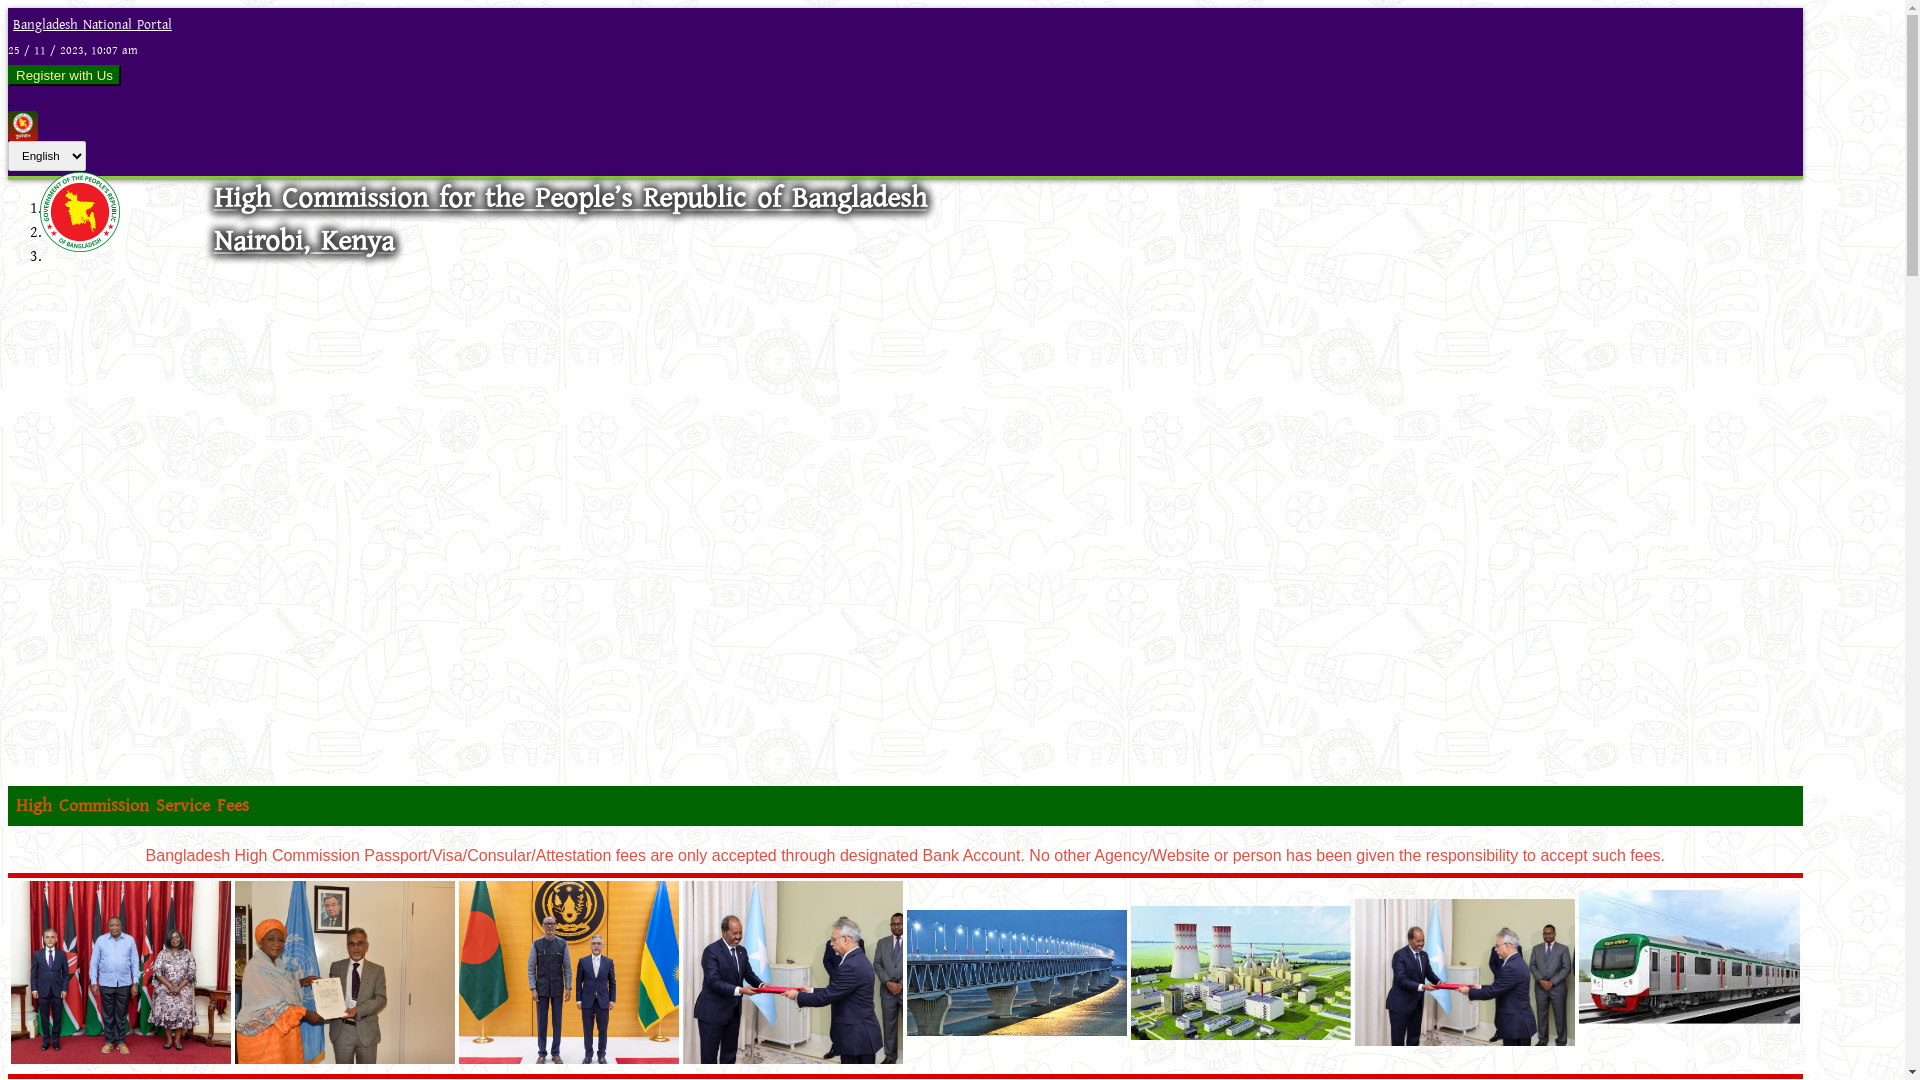 This screenshot has width=1920, height=1080. Describe the element at coordinates (39, 245) in the screenshot. I see `'Logo'` at that location.